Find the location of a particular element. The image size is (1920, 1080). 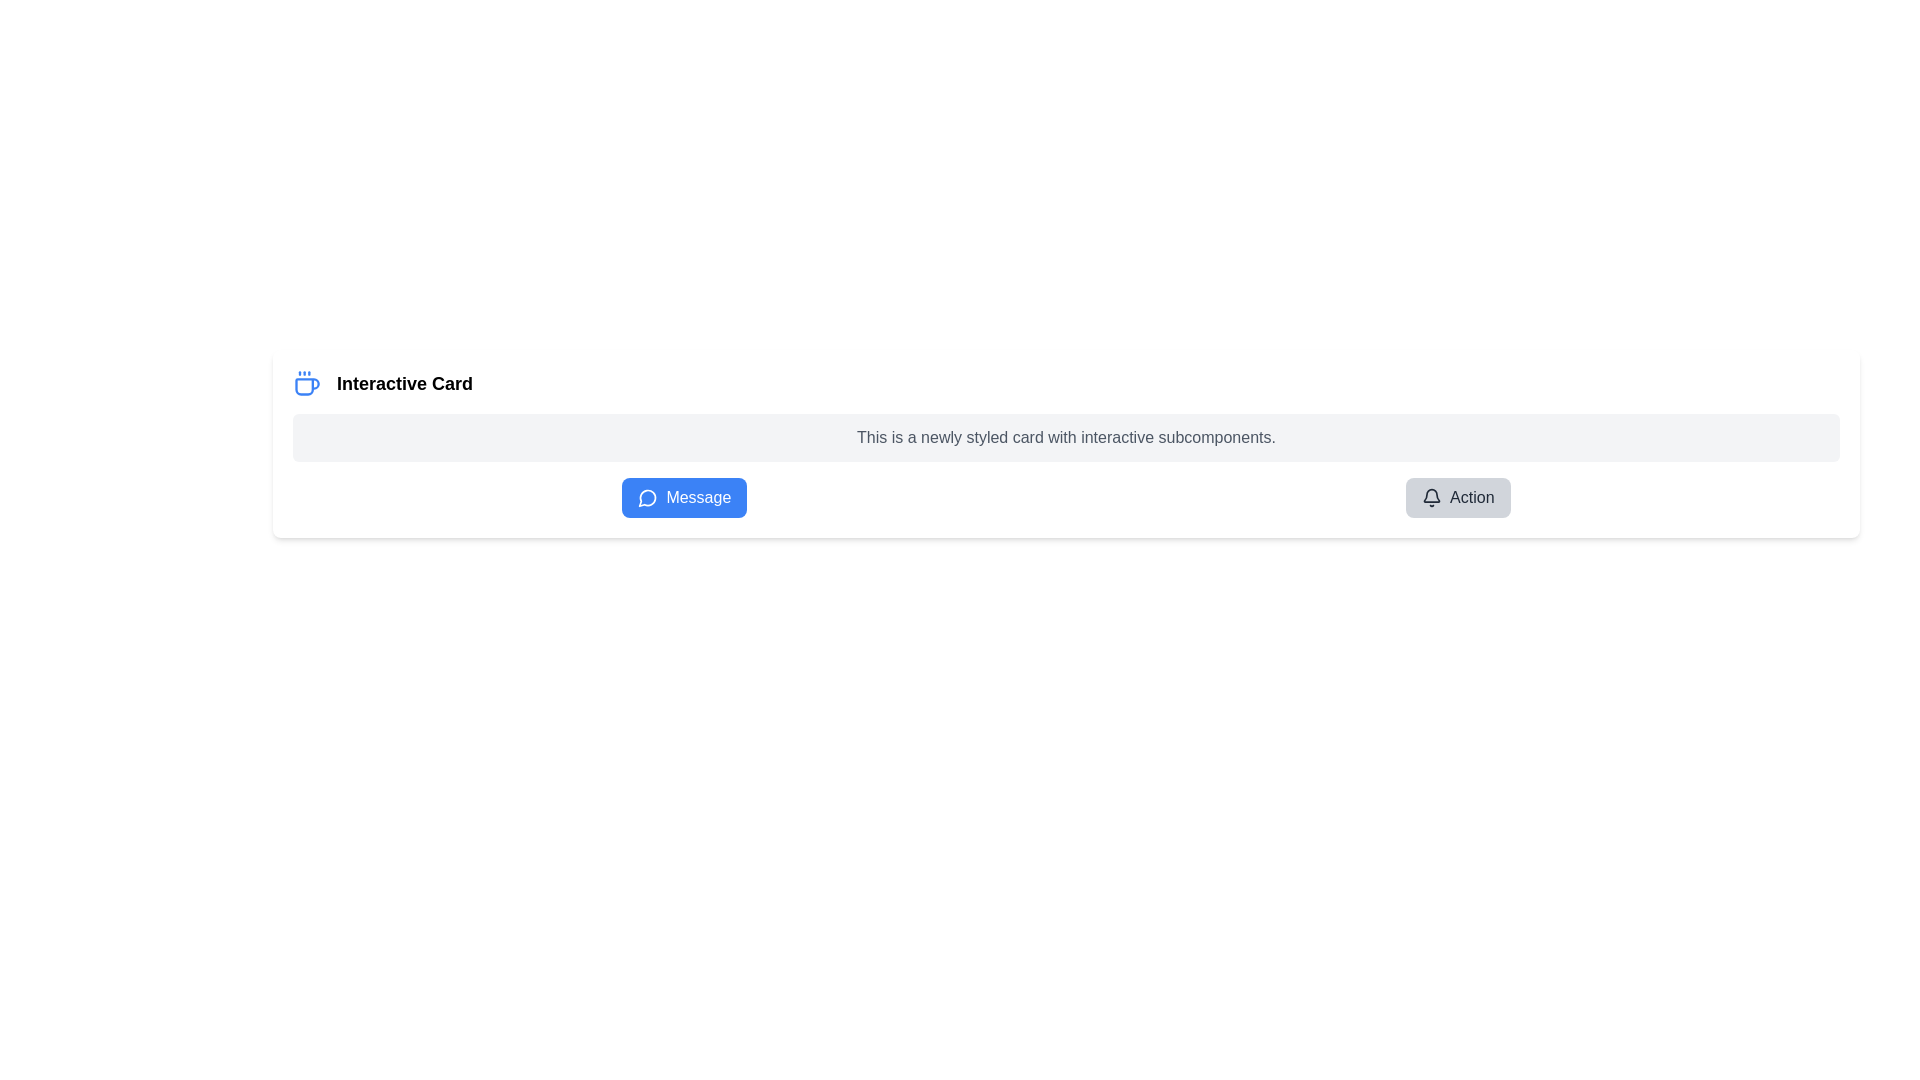

the outlined bell icon located at the far right of the interactive card within the 'Action' button, preceding the button text is located at coordinates (1431, 496).